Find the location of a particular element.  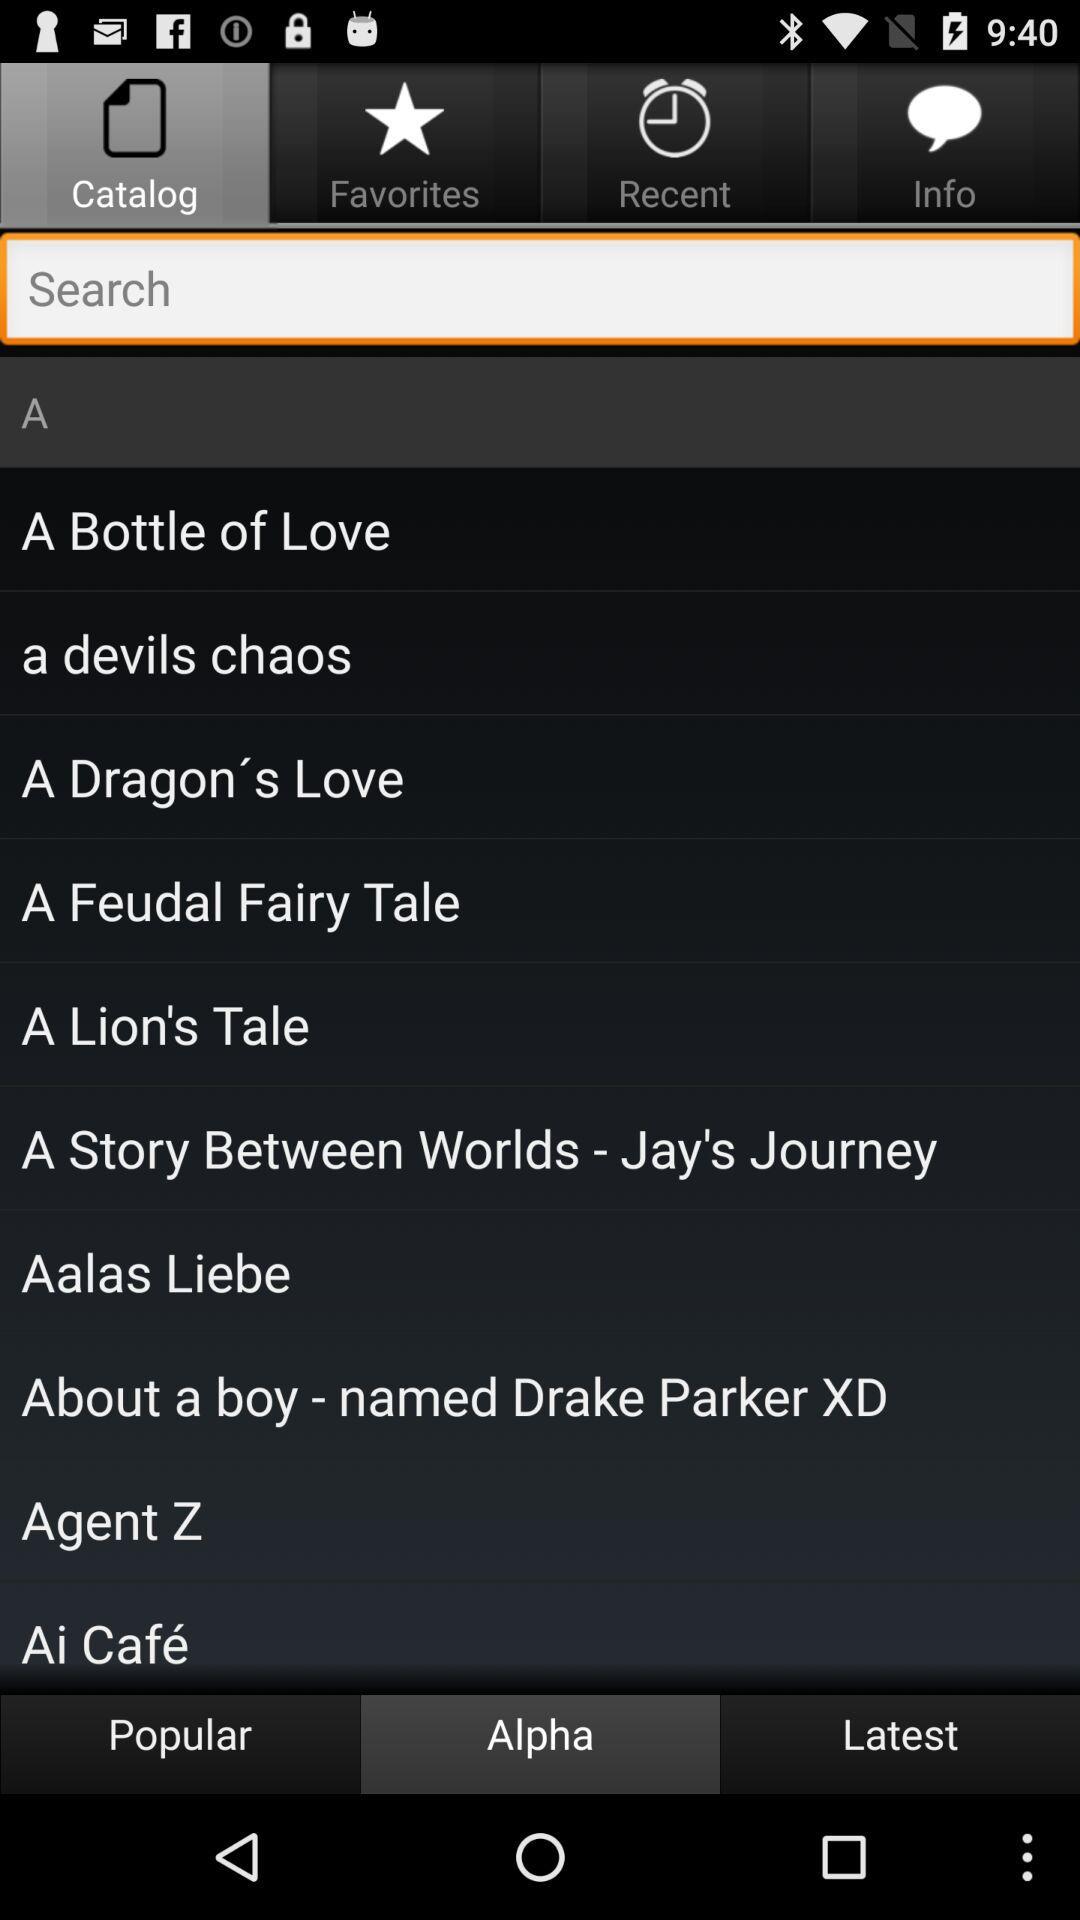

the latest item is located at coordinates (898, 1743).